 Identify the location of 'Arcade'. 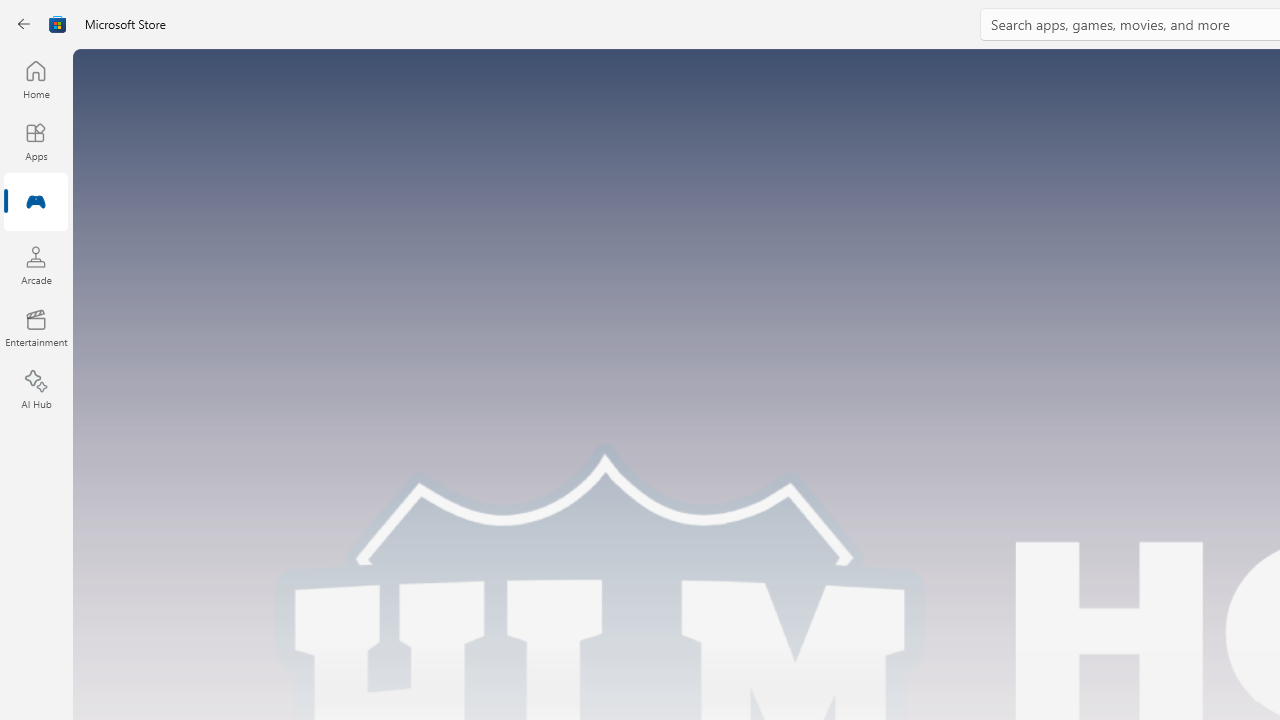
(35, 264).